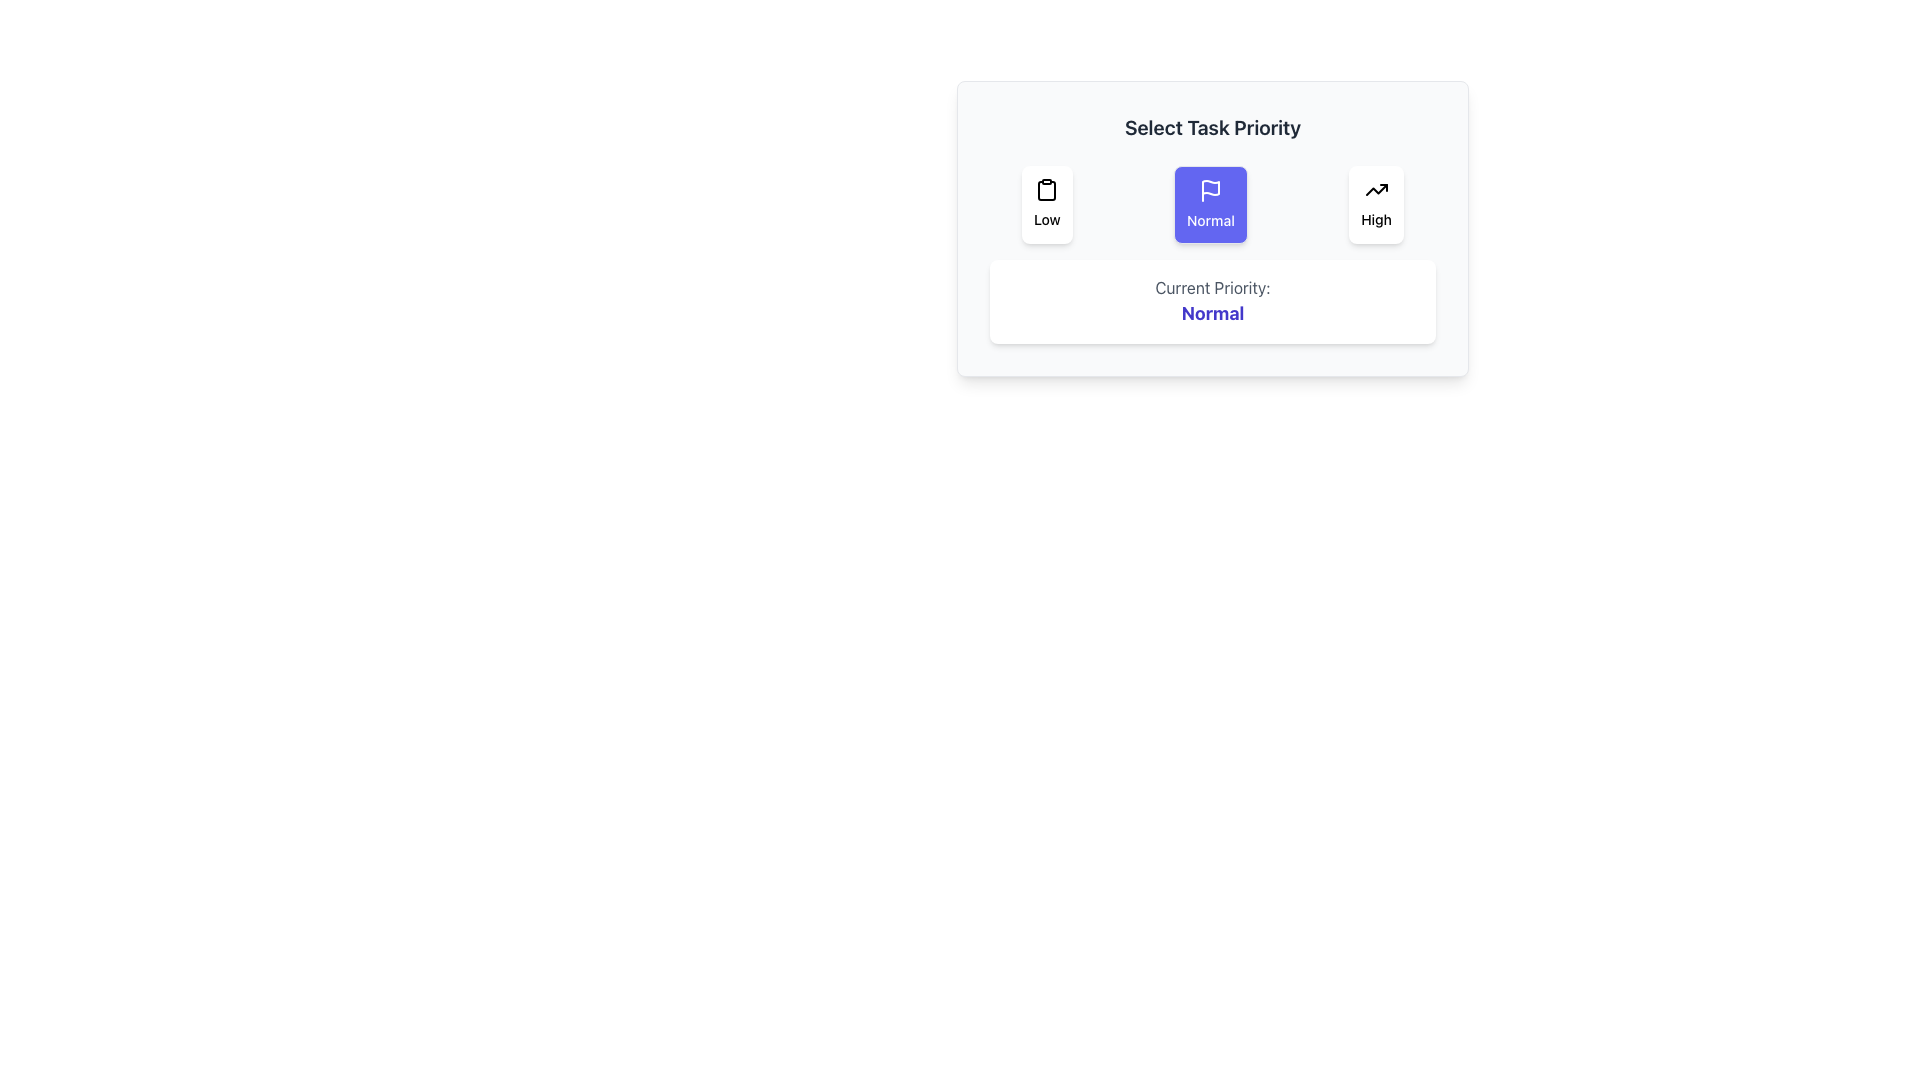  I want to click on the text header labeled 'Select Task Priority', which is styled in bold and larger gray font at the top of the task prioritization interface, so click(1212, 127).